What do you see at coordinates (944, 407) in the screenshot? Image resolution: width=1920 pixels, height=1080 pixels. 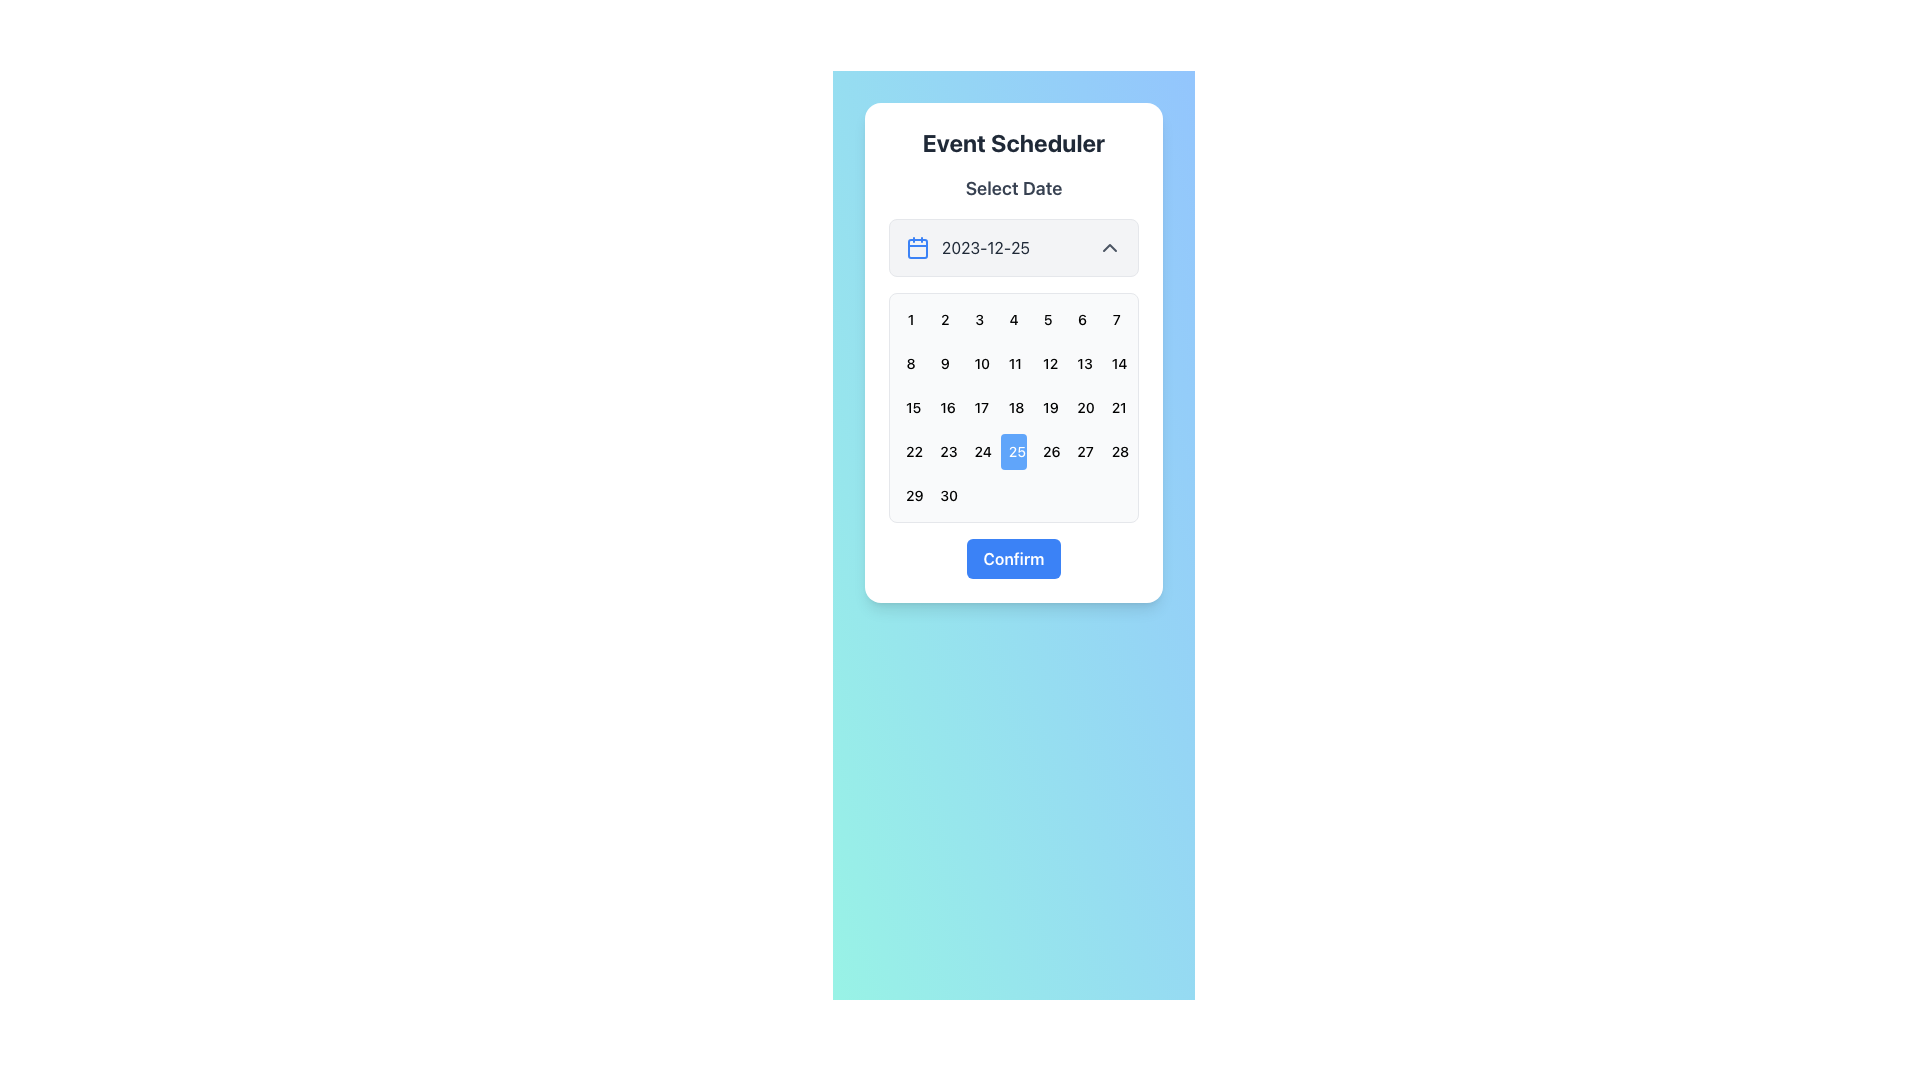 I see `the calendar day cell displaying the number '16'` at bounding box center [944, 407].